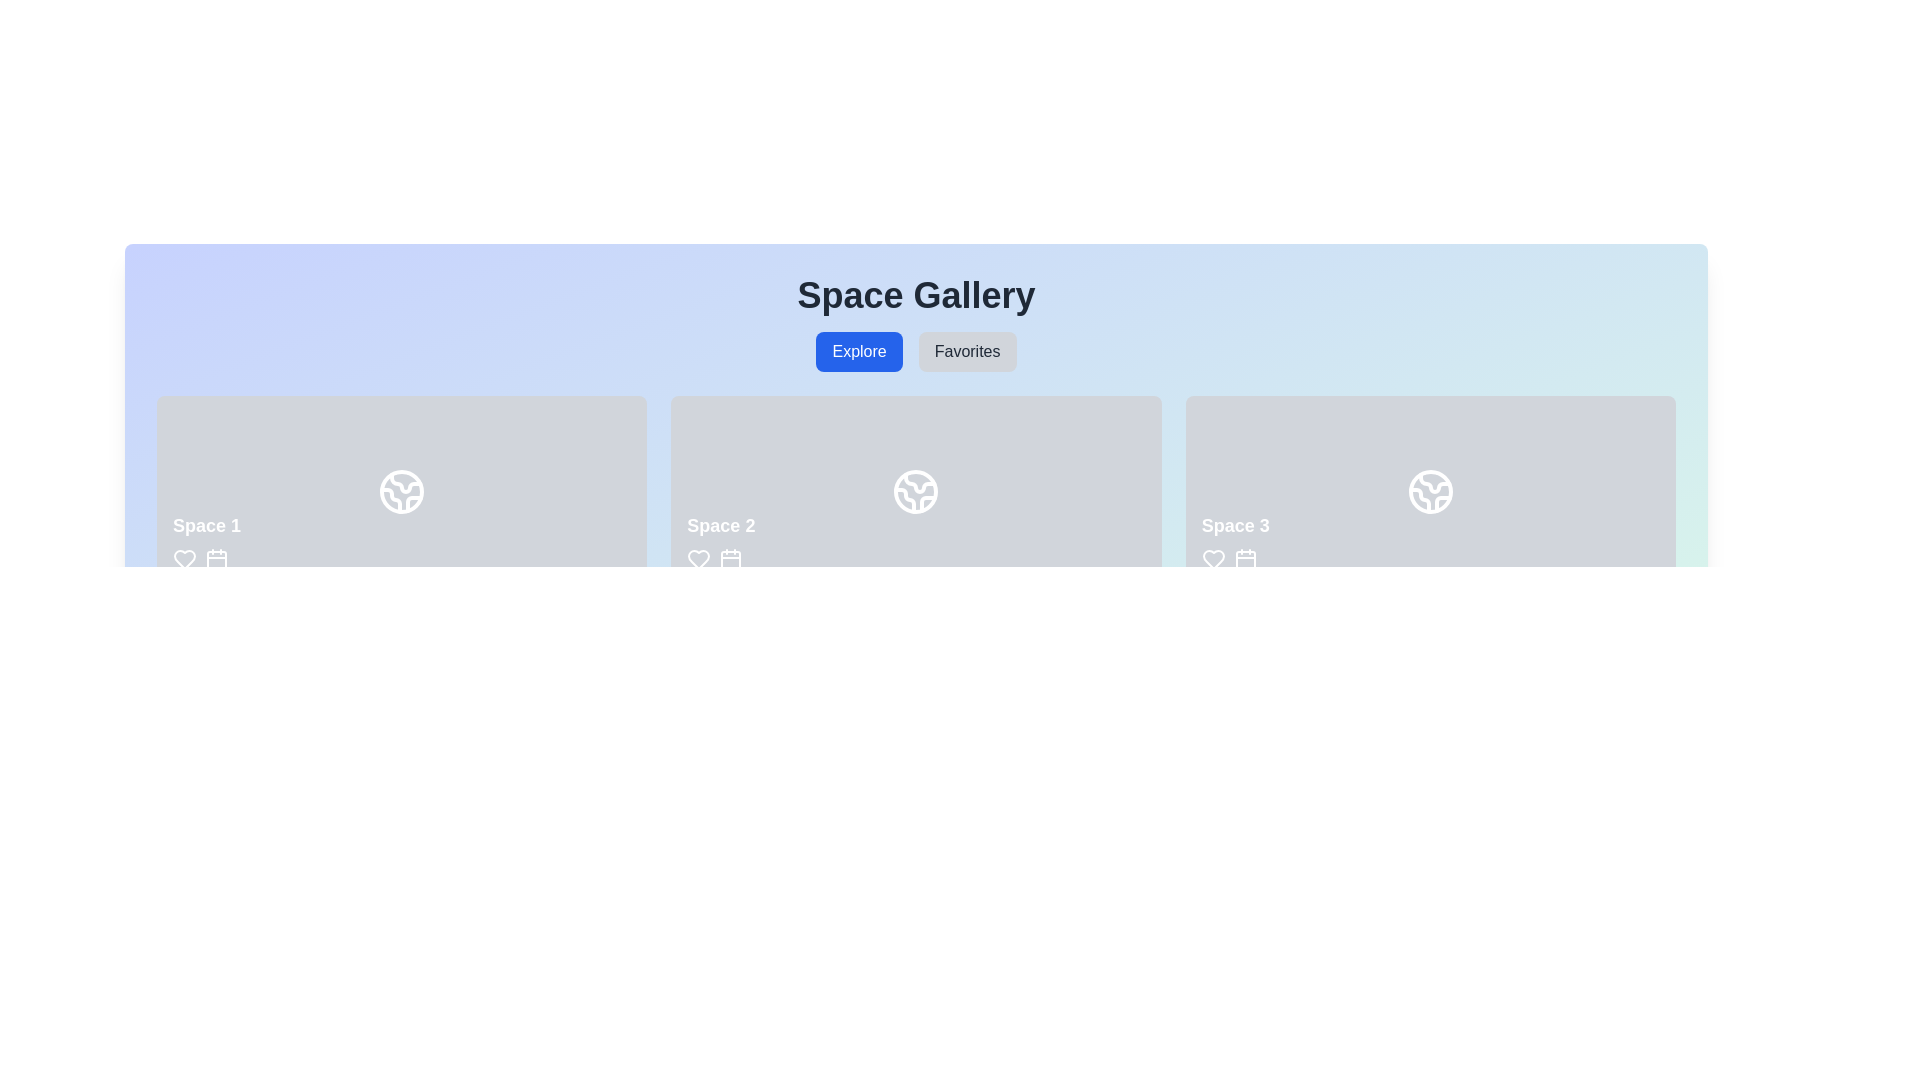  What do you see at coordinates (401, 492) in the screenshot?
I see `the Earth or Global functionality icon located centrally in the first card section labeled 'Space 1'` at bounding box center [401, 492].